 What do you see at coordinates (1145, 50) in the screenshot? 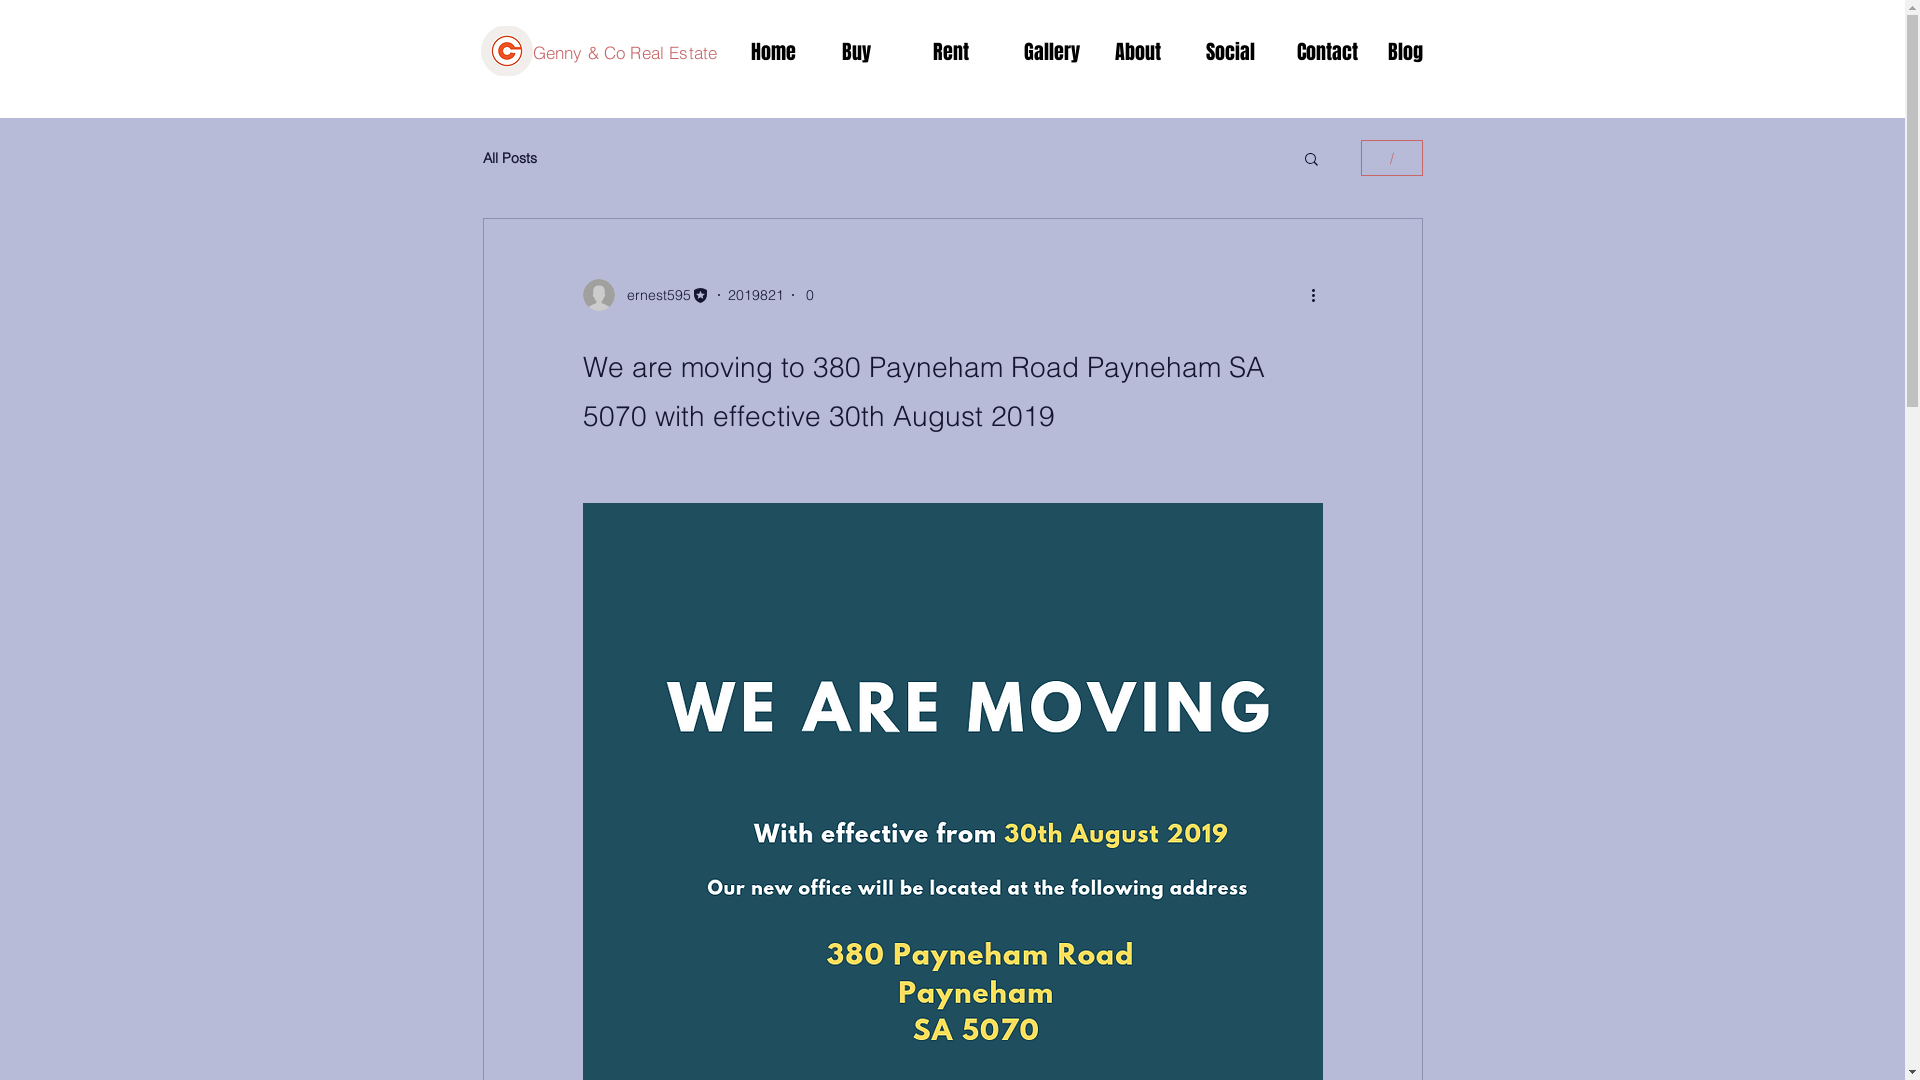
I see `'About'` at bounding box center [1145, 50].